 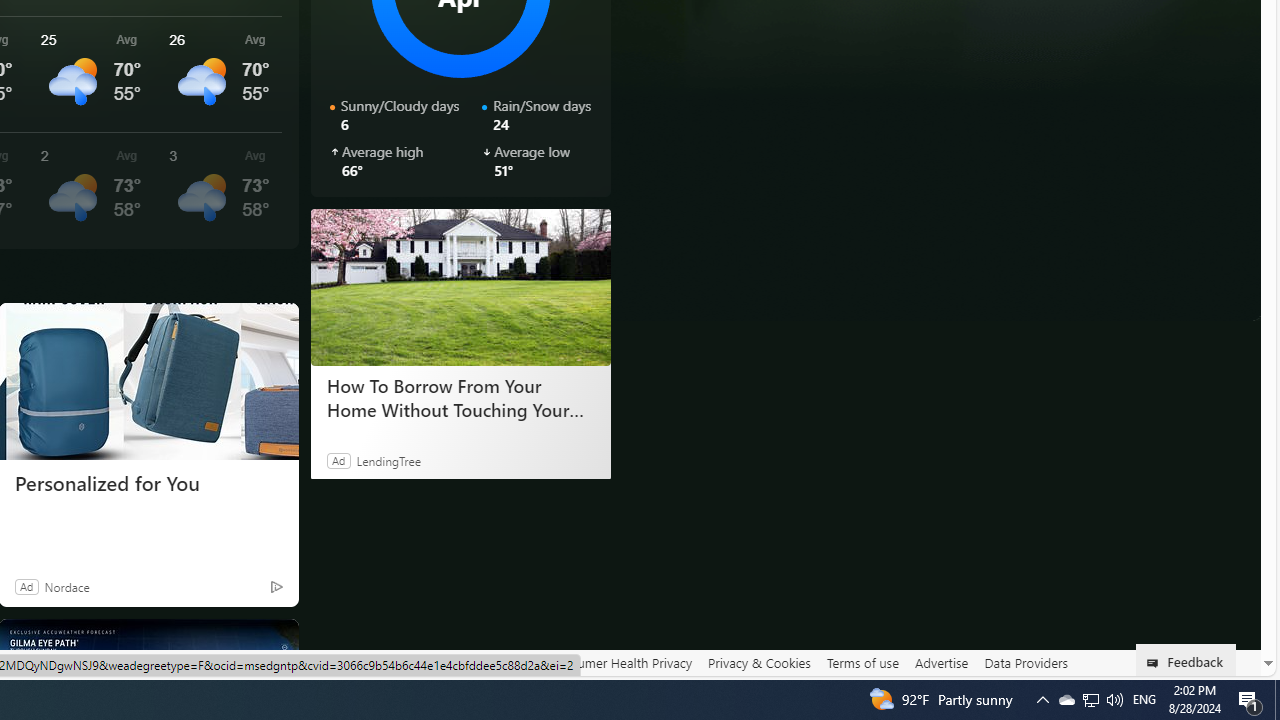 What do you see at coordinates (1156, 663) in the screenshot?
I see `'Class: feedback_link_icon-DS-EntryPoint1-1'` at bounding box center [1156, 663].